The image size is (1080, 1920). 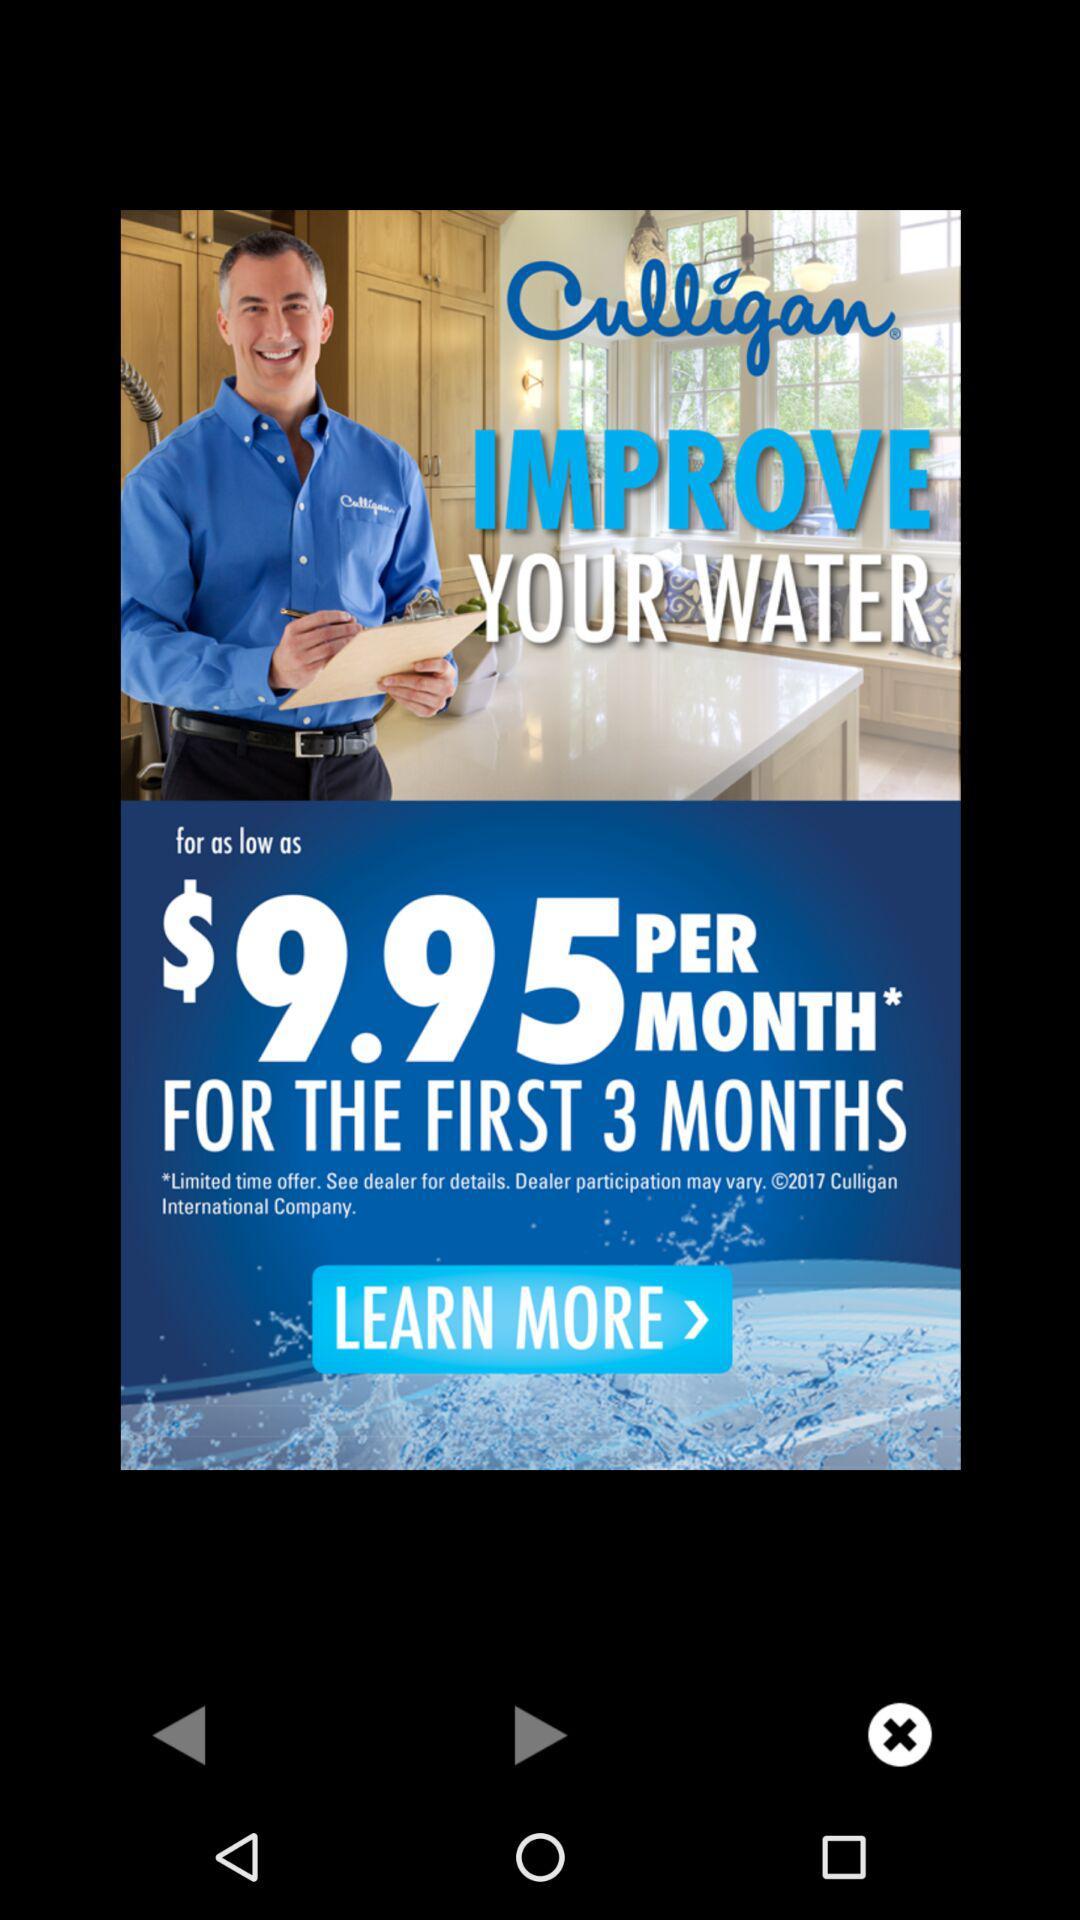 I want to click on the arrow_backward icon, so click(x=180, y=1855).